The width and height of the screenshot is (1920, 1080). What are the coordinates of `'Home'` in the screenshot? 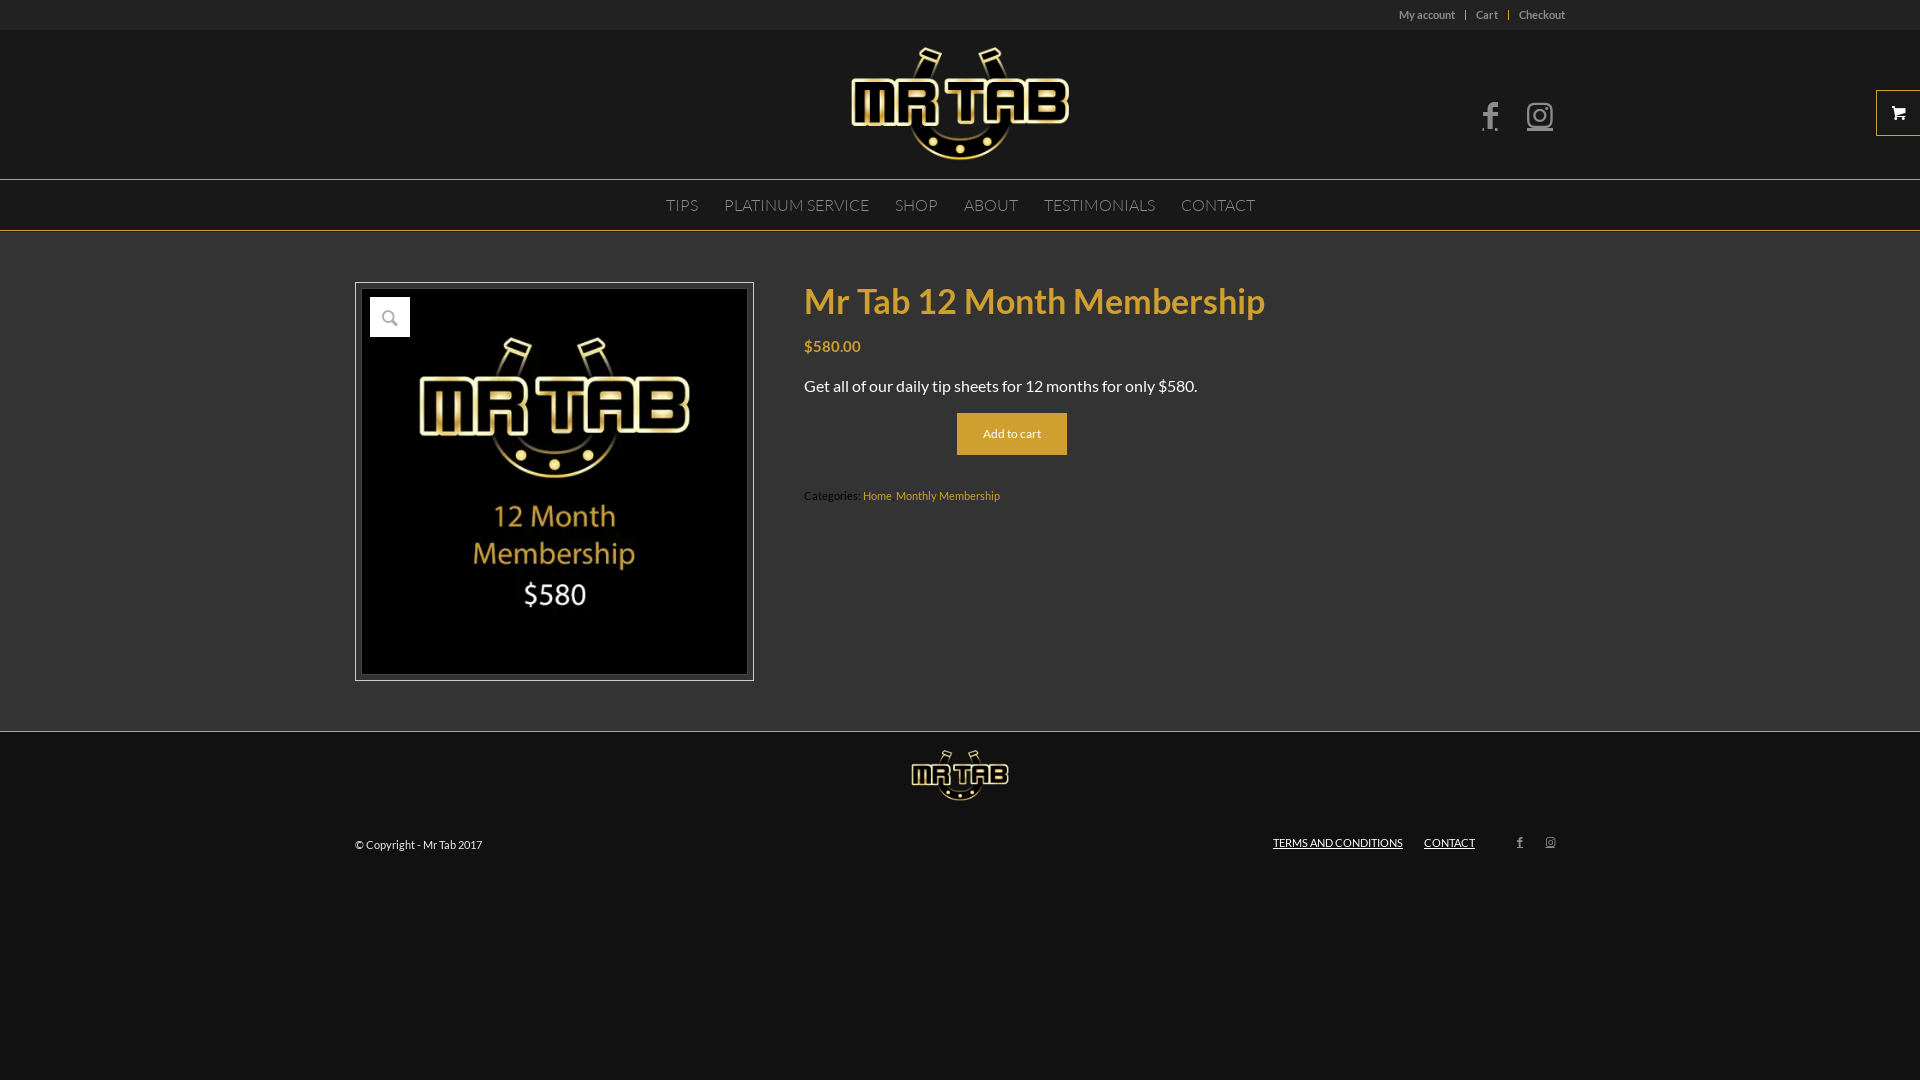 It's located at (877, 495).